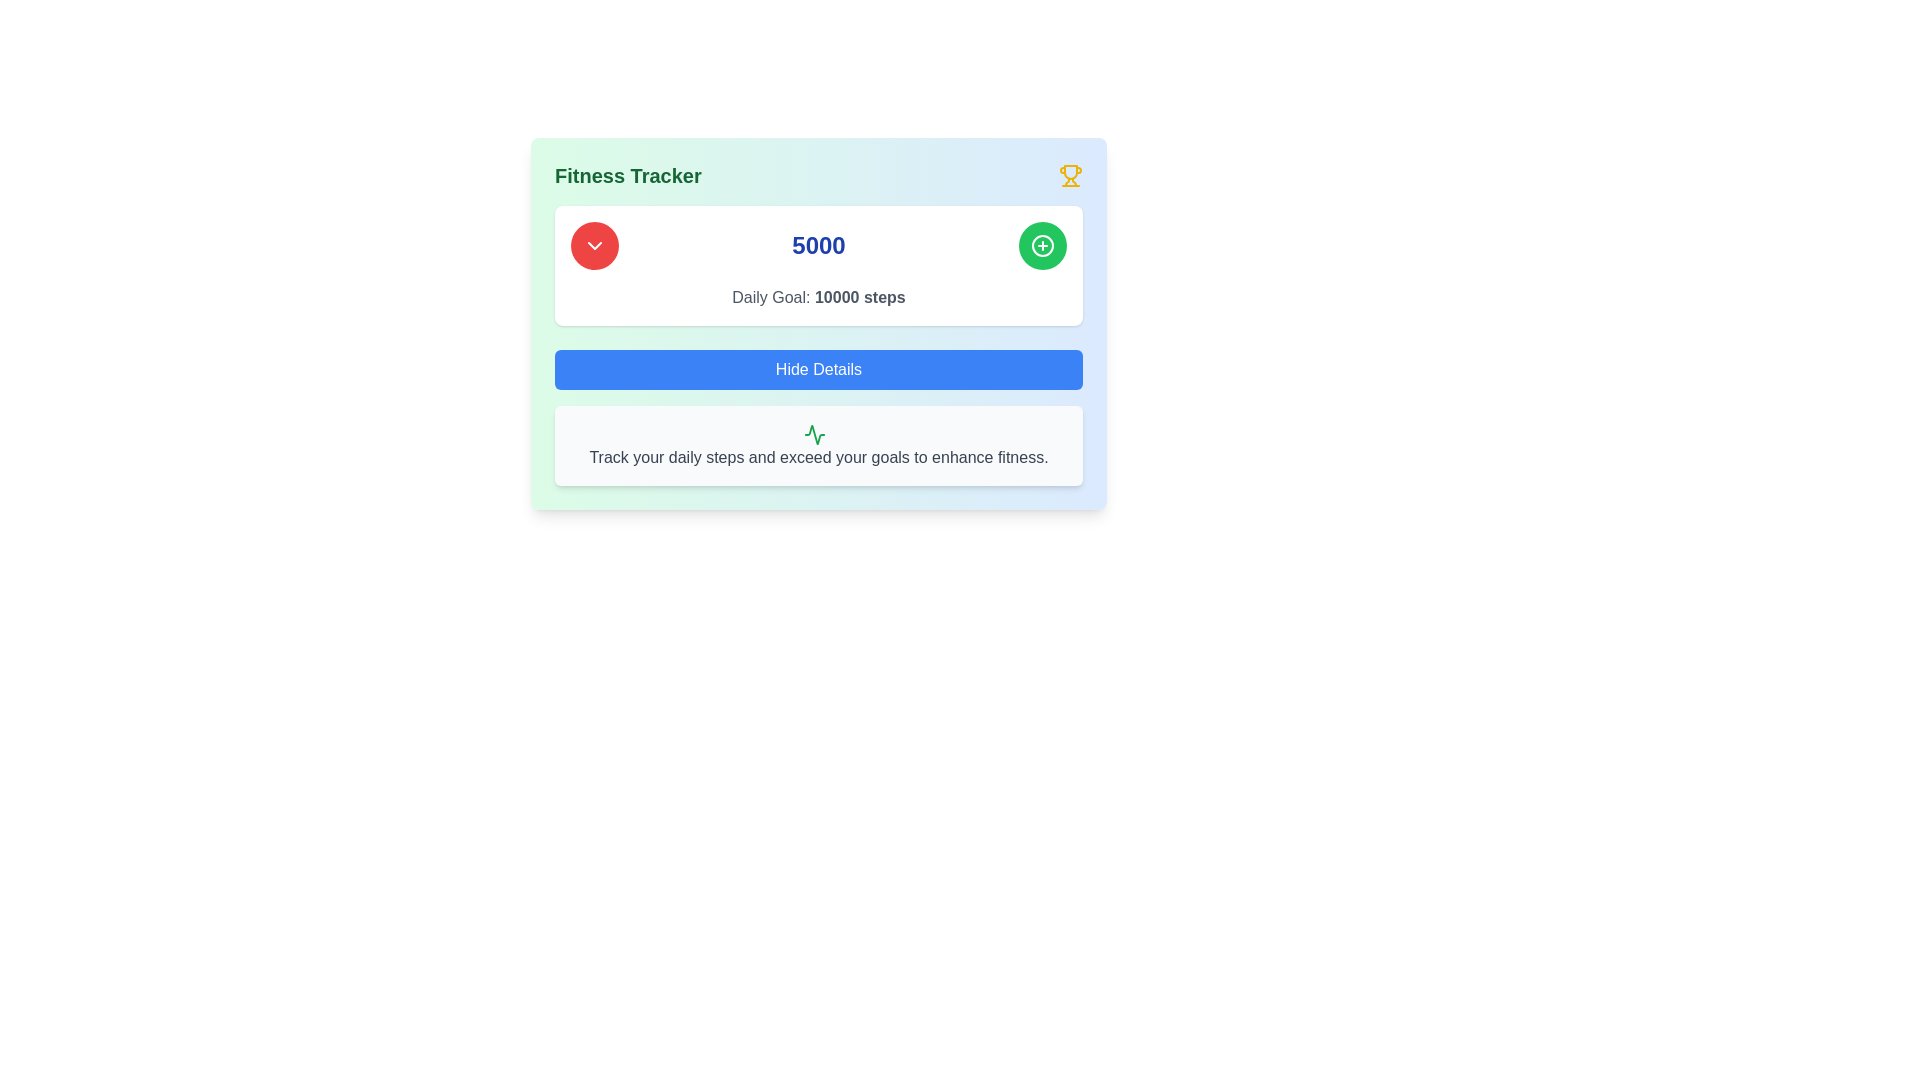 The height and width of the screenshot is (1080, 1920). What do you see at coordinates (819, 297) in the screenshot?
I see `text contents of the informative label showing the user's daily step goal in the fitness tracker interface, which is located directly below the '5000' text and above a blue 'Hide Details' button` at bounding box center [819, 297].